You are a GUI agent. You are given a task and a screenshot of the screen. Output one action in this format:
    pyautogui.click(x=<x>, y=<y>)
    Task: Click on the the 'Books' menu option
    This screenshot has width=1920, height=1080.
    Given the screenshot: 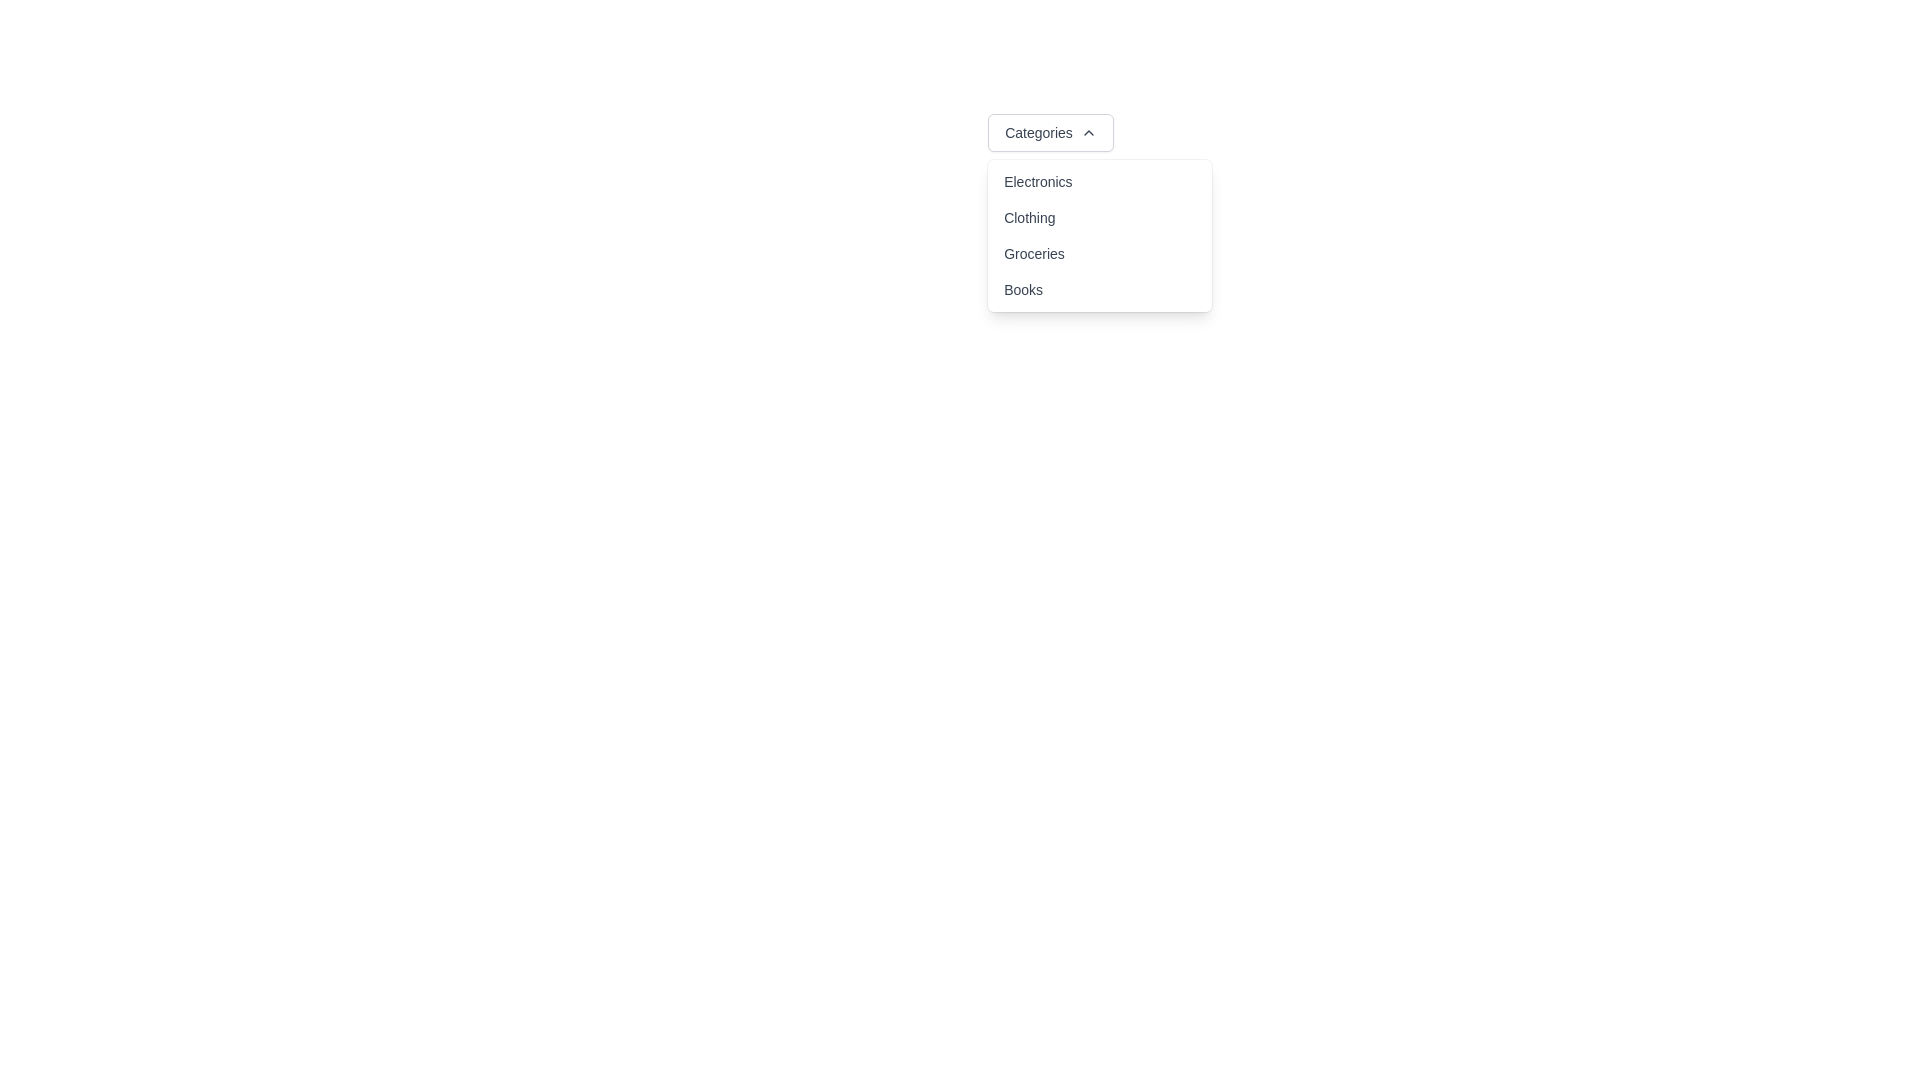 What is the action you would take?
    pyautogui.click(x=1098, y=289)
    